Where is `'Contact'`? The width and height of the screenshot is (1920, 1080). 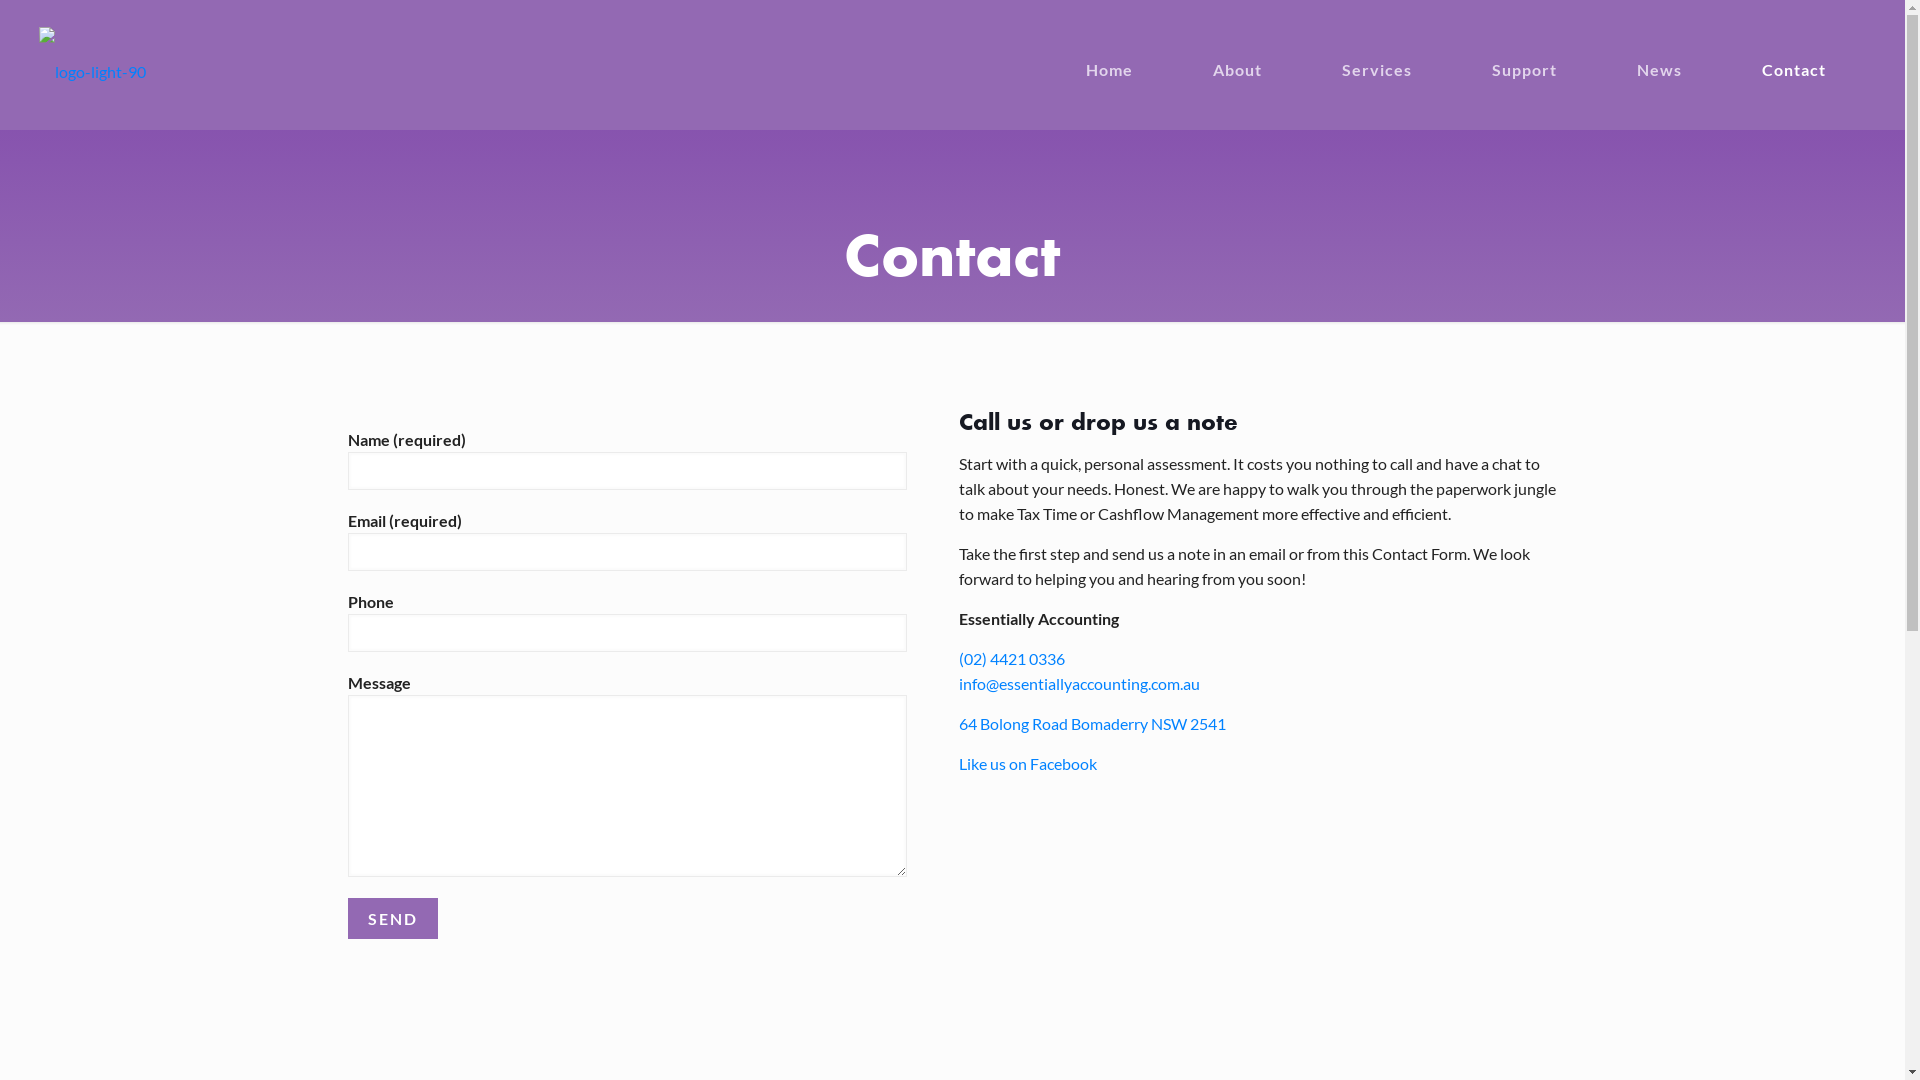 'Contact' is located at coordinates (1814, 53).